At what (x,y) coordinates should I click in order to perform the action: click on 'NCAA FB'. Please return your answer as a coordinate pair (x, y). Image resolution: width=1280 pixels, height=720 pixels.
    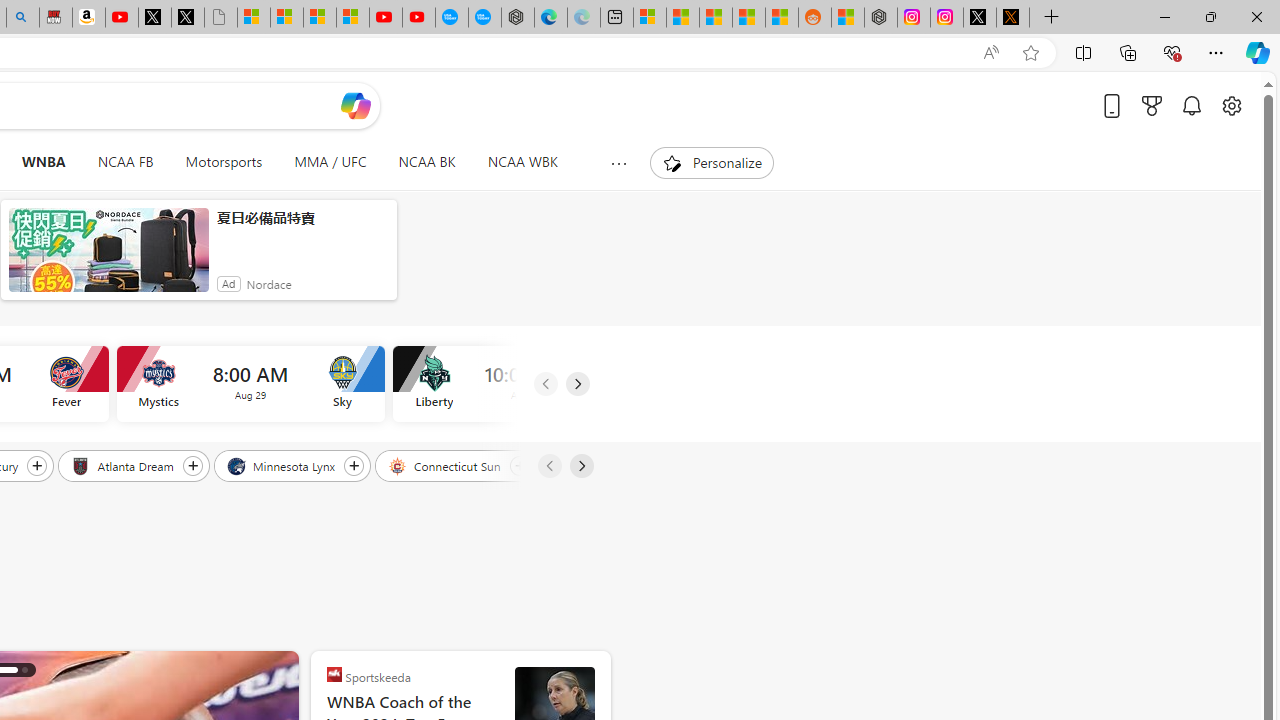
    Looking at the image, I should click on (124, 162).